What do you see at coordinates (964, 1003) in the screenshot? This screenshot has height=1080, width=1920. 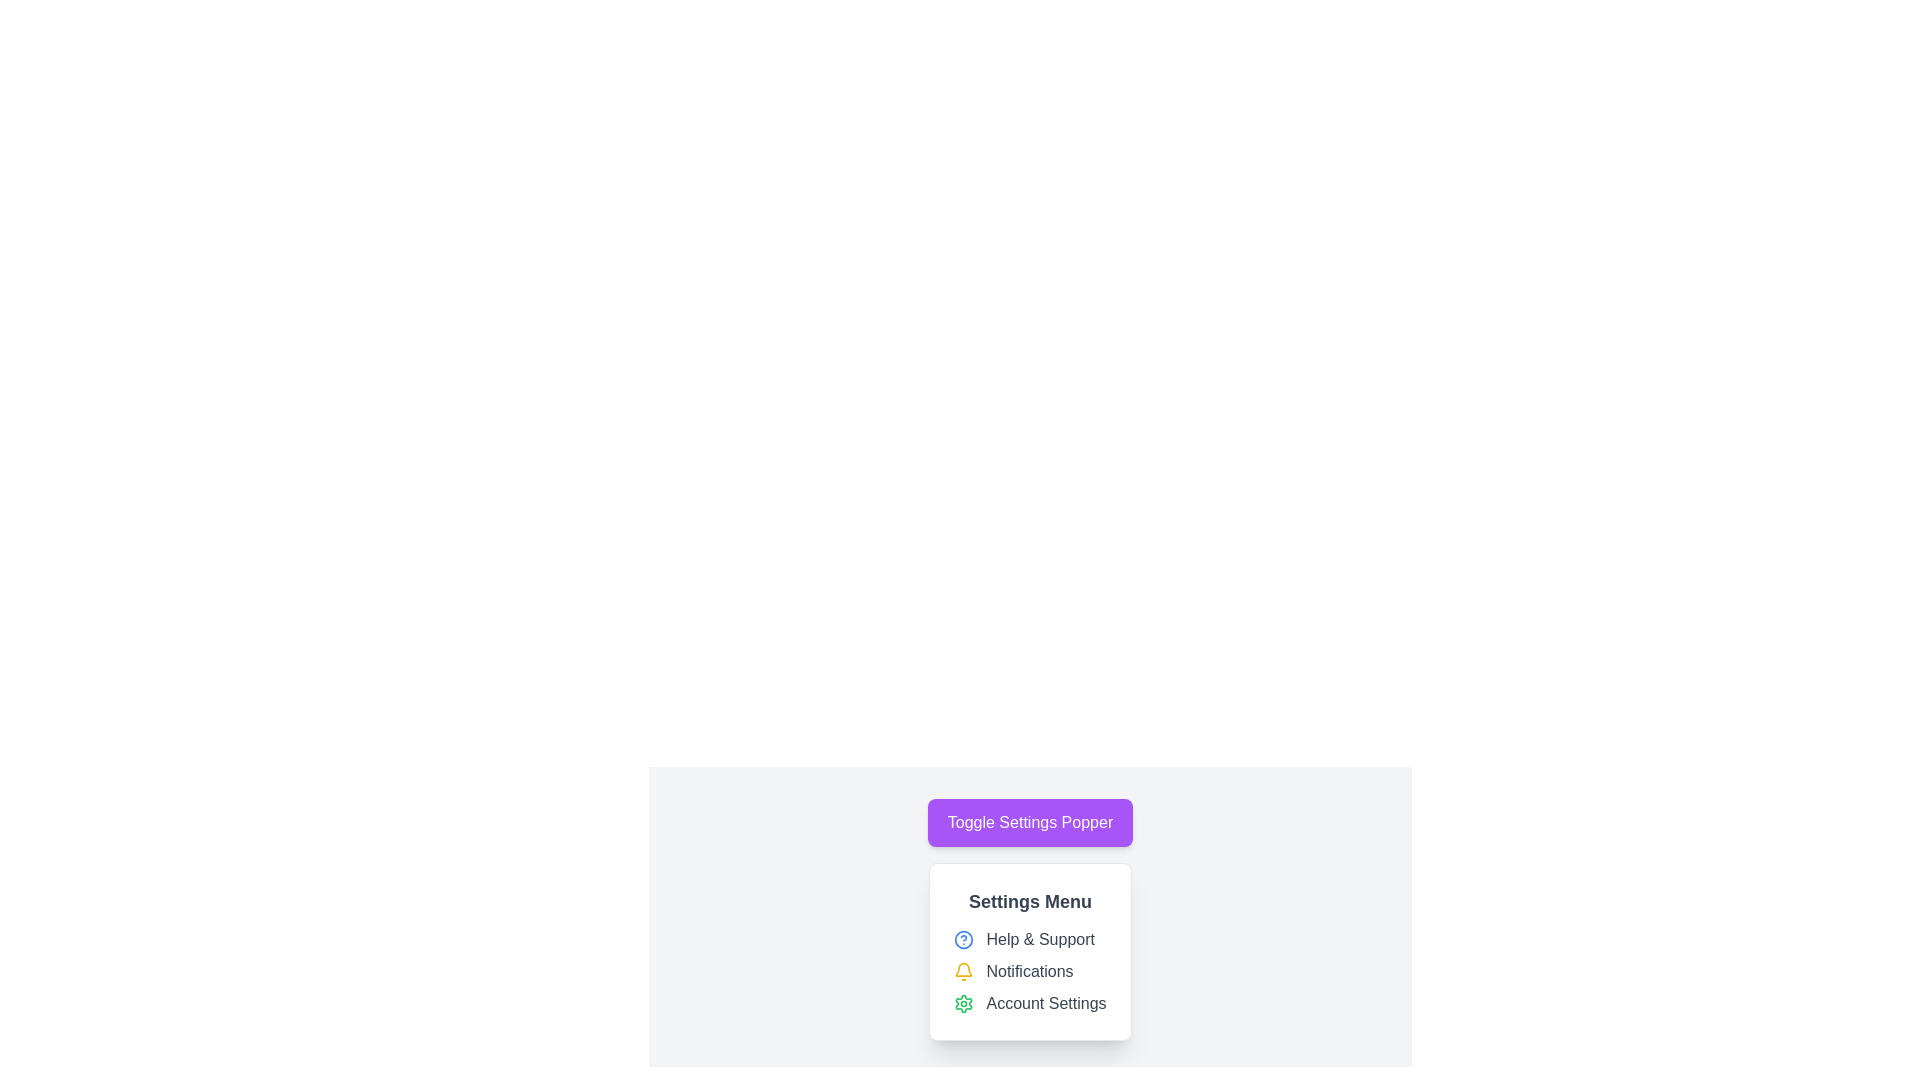 I see `the gear-shaped icon component located in the 'Settings Menu' popup interface` at bounding box center [964, 1003].